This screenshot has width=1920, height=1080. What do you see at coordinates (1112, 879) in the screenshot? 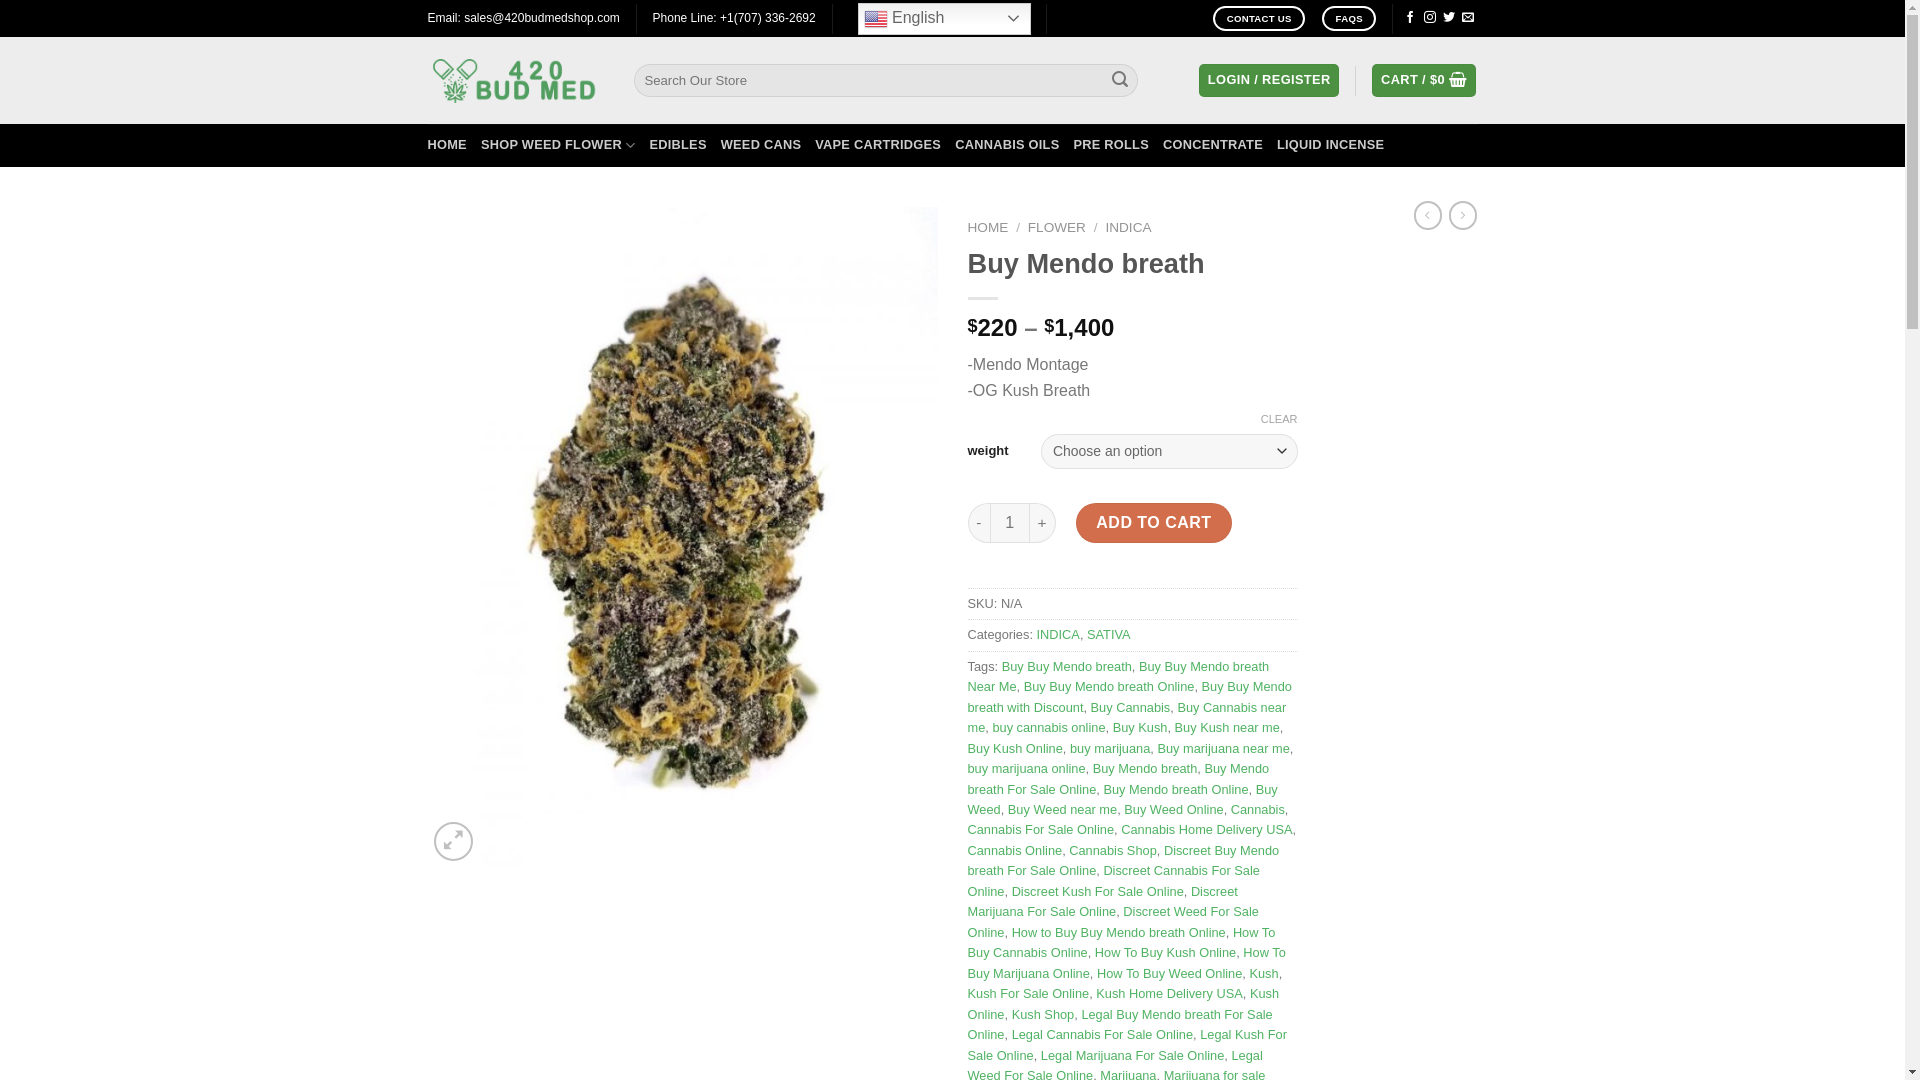
I see `'Discreet Cannabis For Sale Online'` at bounding box center [1112, 879].